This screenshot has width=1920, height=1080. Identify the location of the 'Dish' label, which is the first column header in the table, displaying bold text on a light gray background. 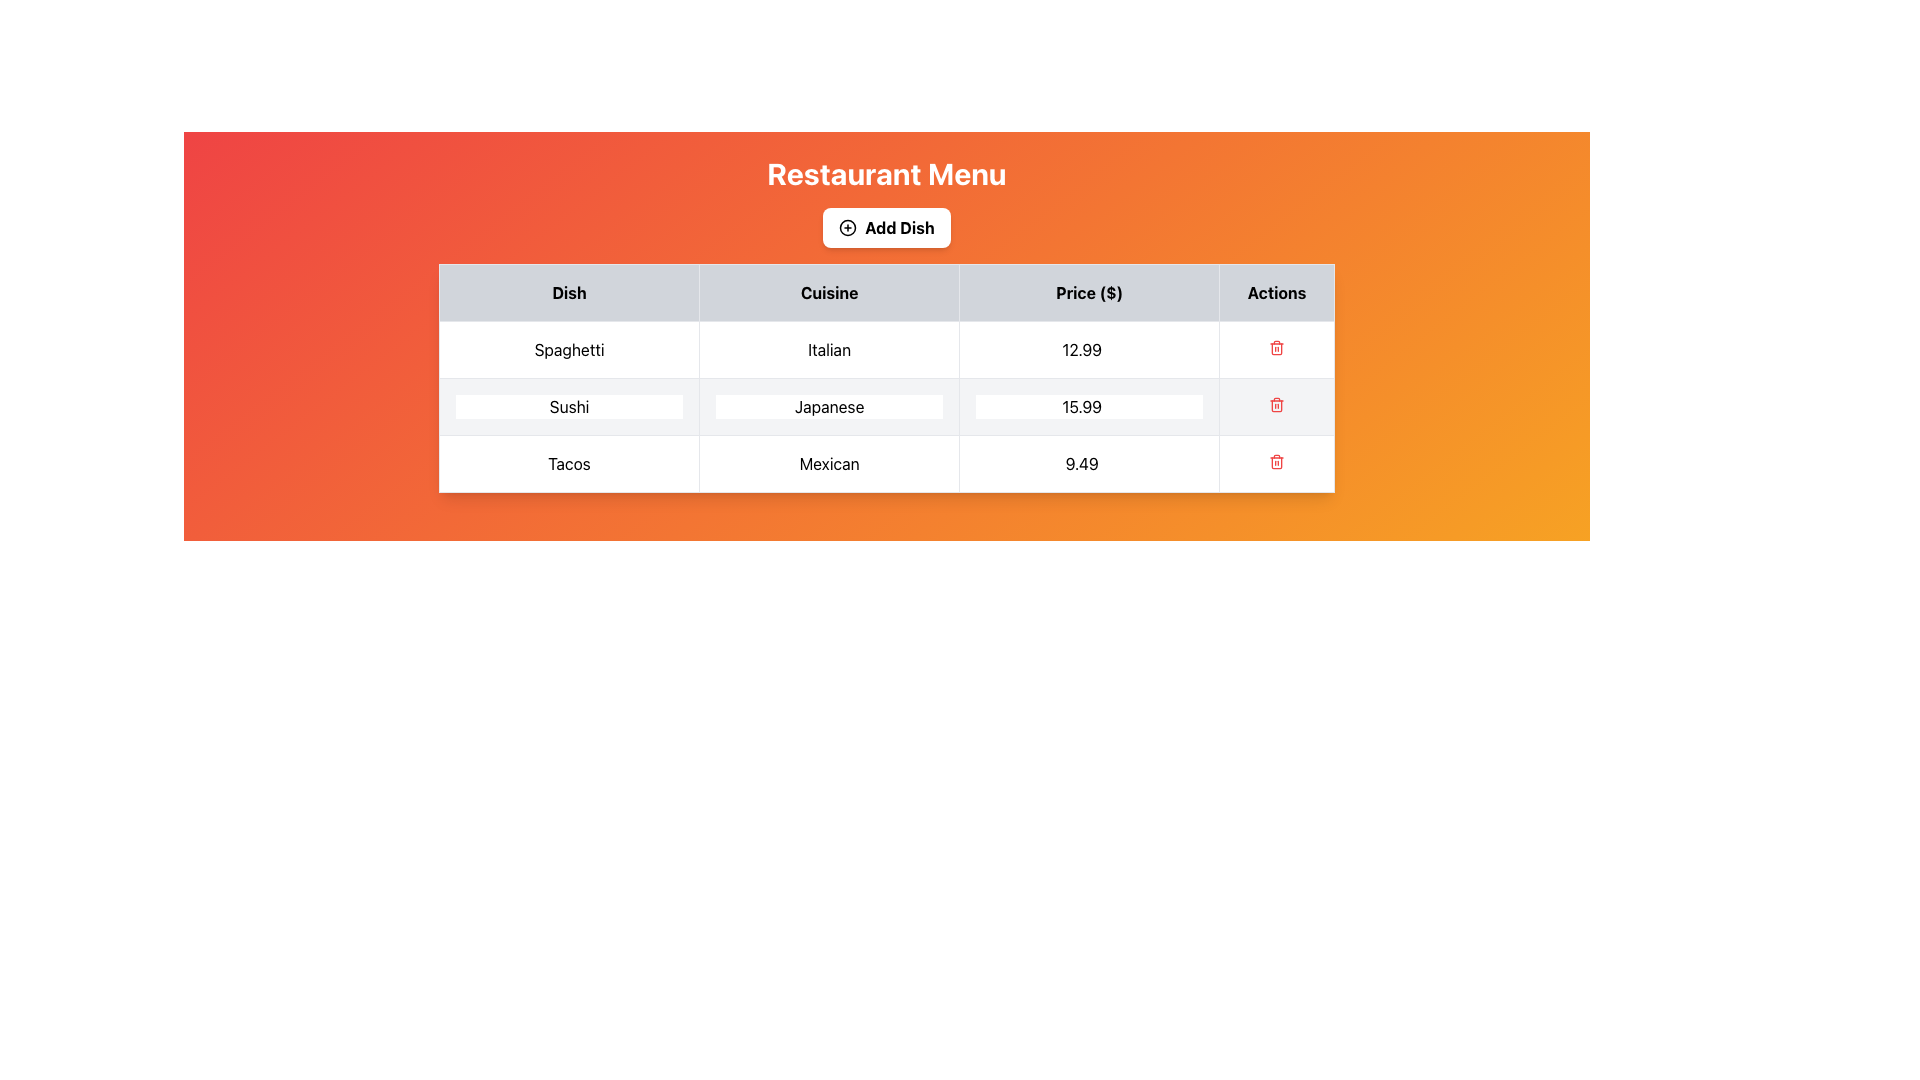
(568, 293).